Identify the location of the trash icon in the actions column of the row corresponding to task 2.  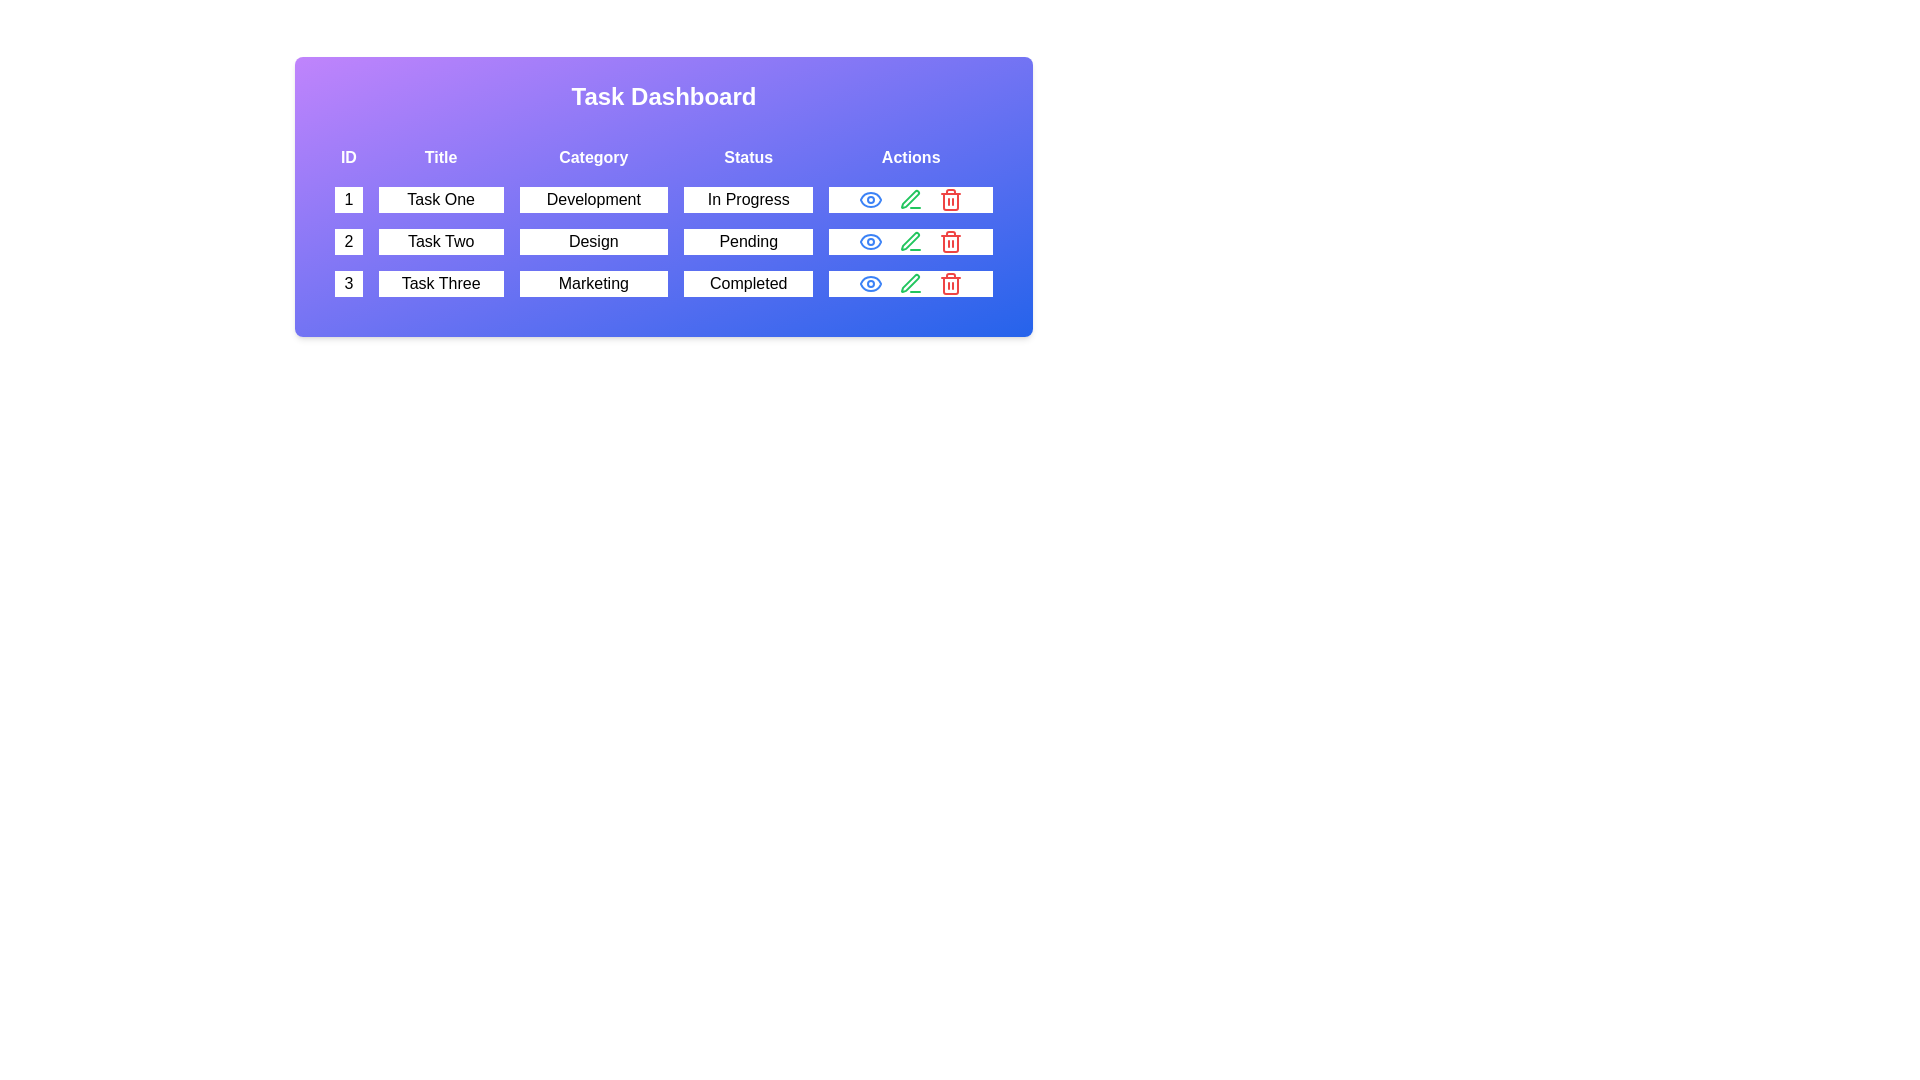
(950, 241).